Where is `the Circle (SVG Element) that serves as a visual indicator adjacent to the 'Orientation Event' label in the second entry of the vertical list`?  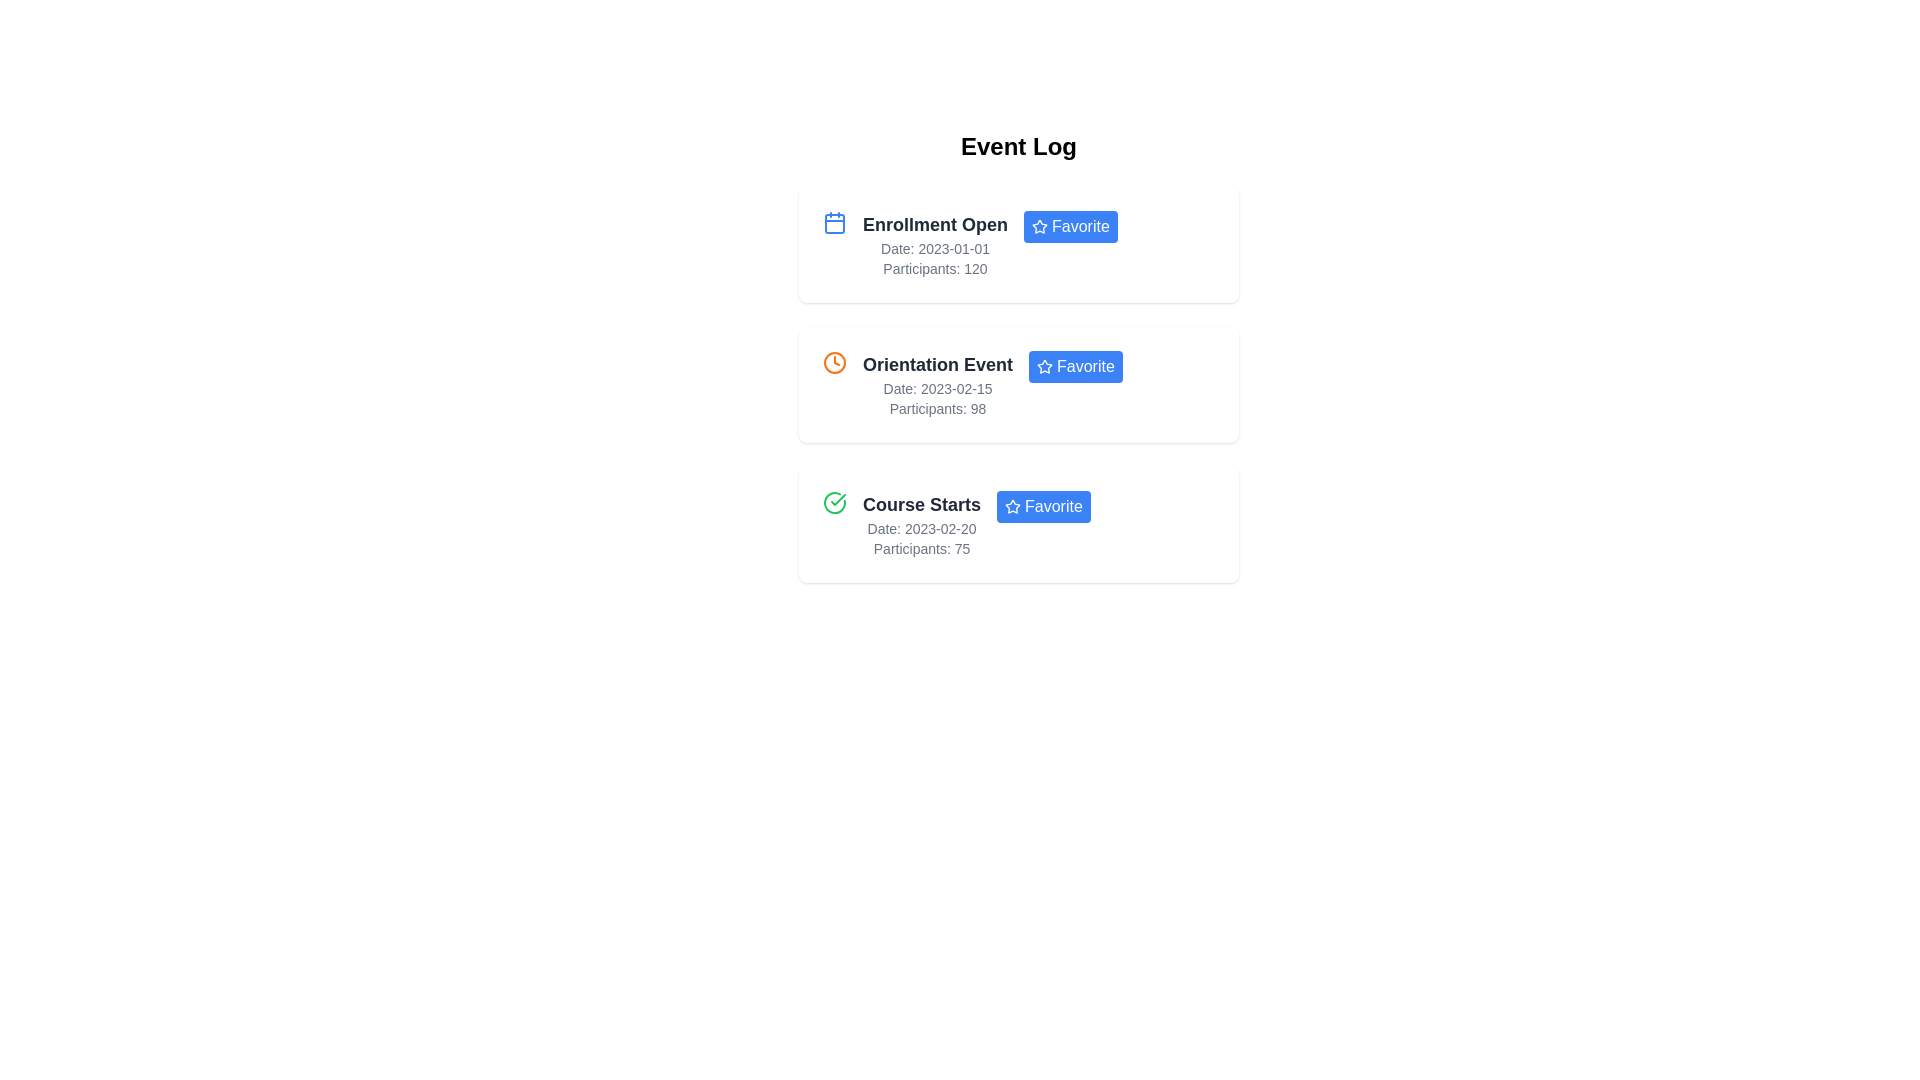 the Circle (SVG Element) that serves as a visual indicator adjacent to the 'Orientation Event' label in the second entry of the vertical list is located at coordinates (835, 362).